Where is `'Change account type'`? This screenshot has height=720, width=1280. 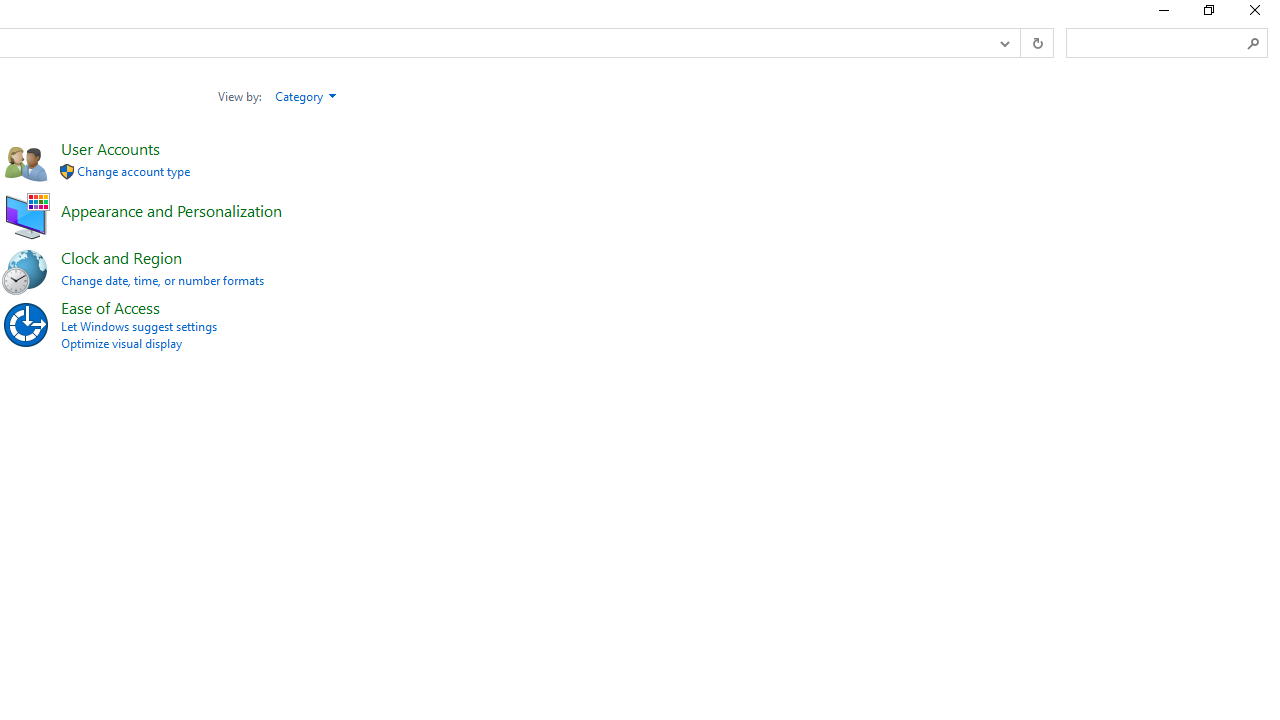 'Change account type' is located at coordinates (132, 170).